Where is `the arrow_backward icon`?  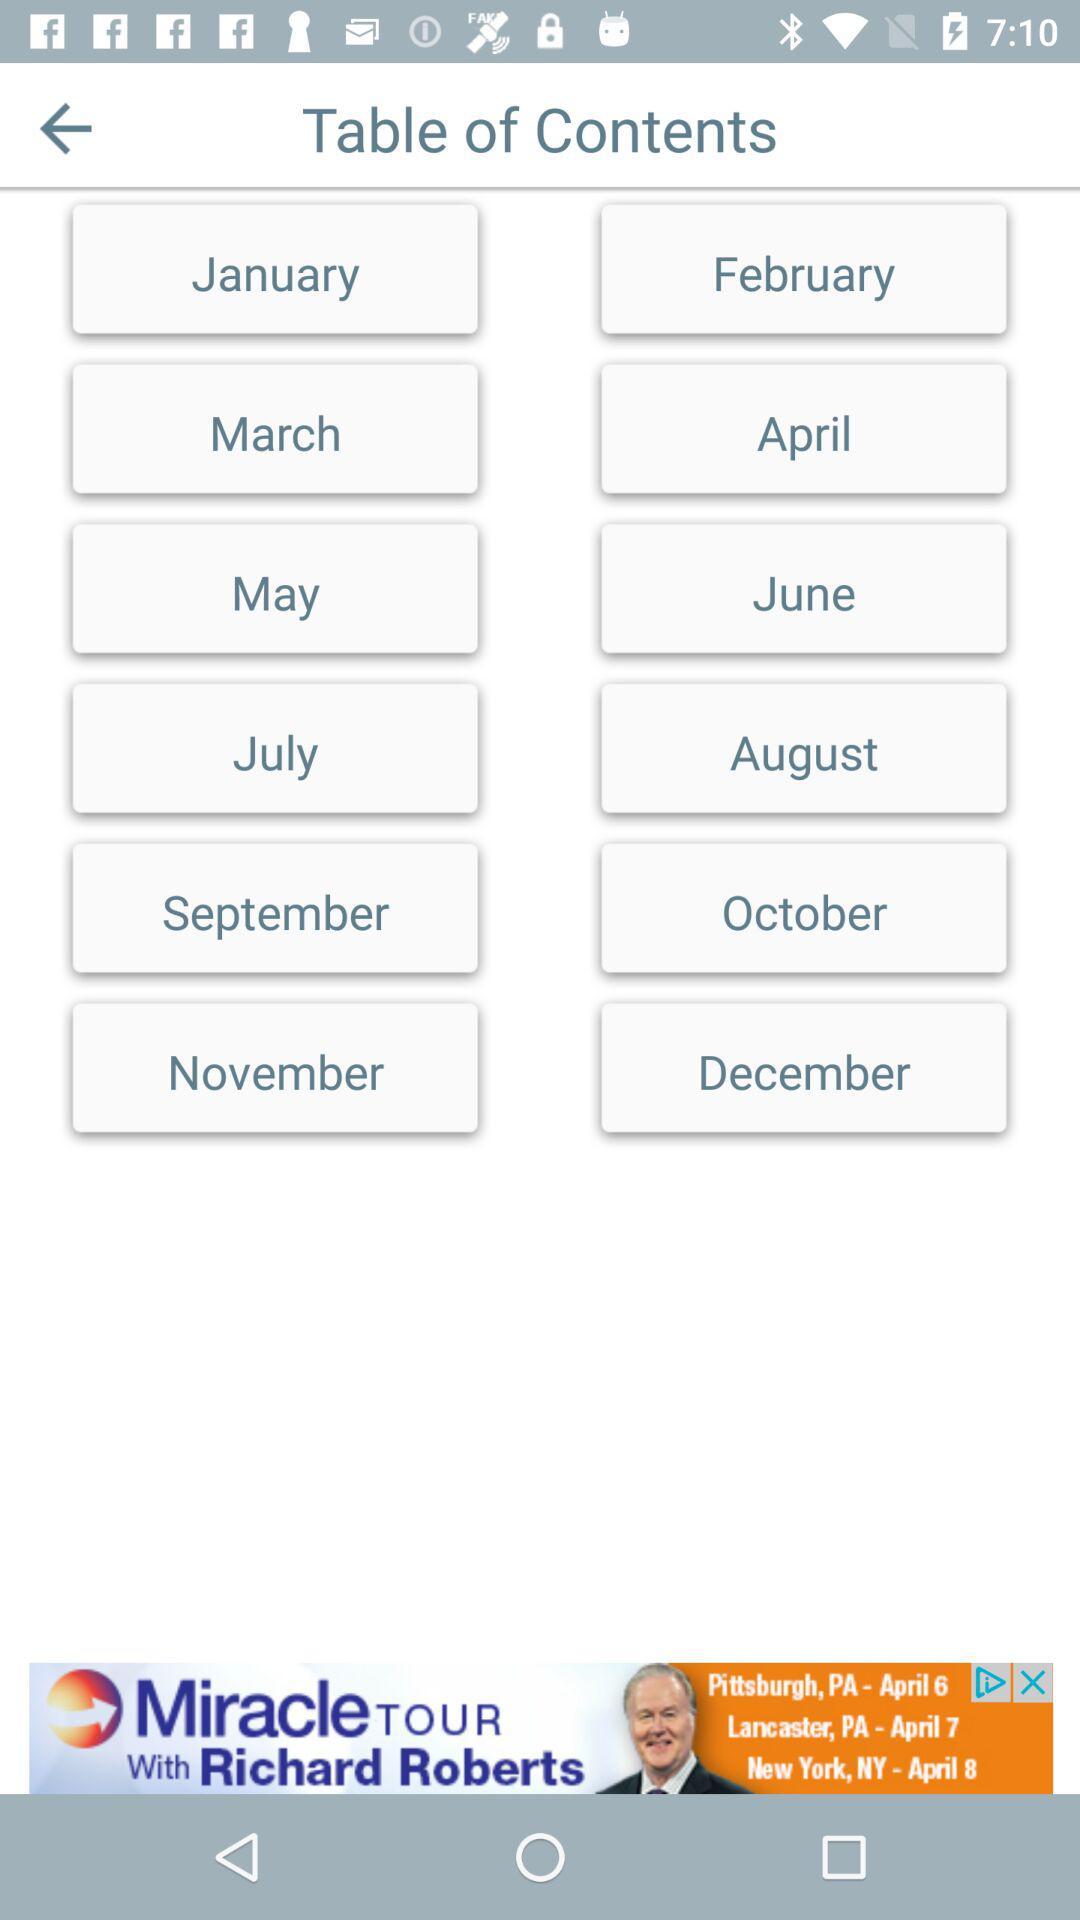 the arrow_backward icon is located at coordinates (64, 127).